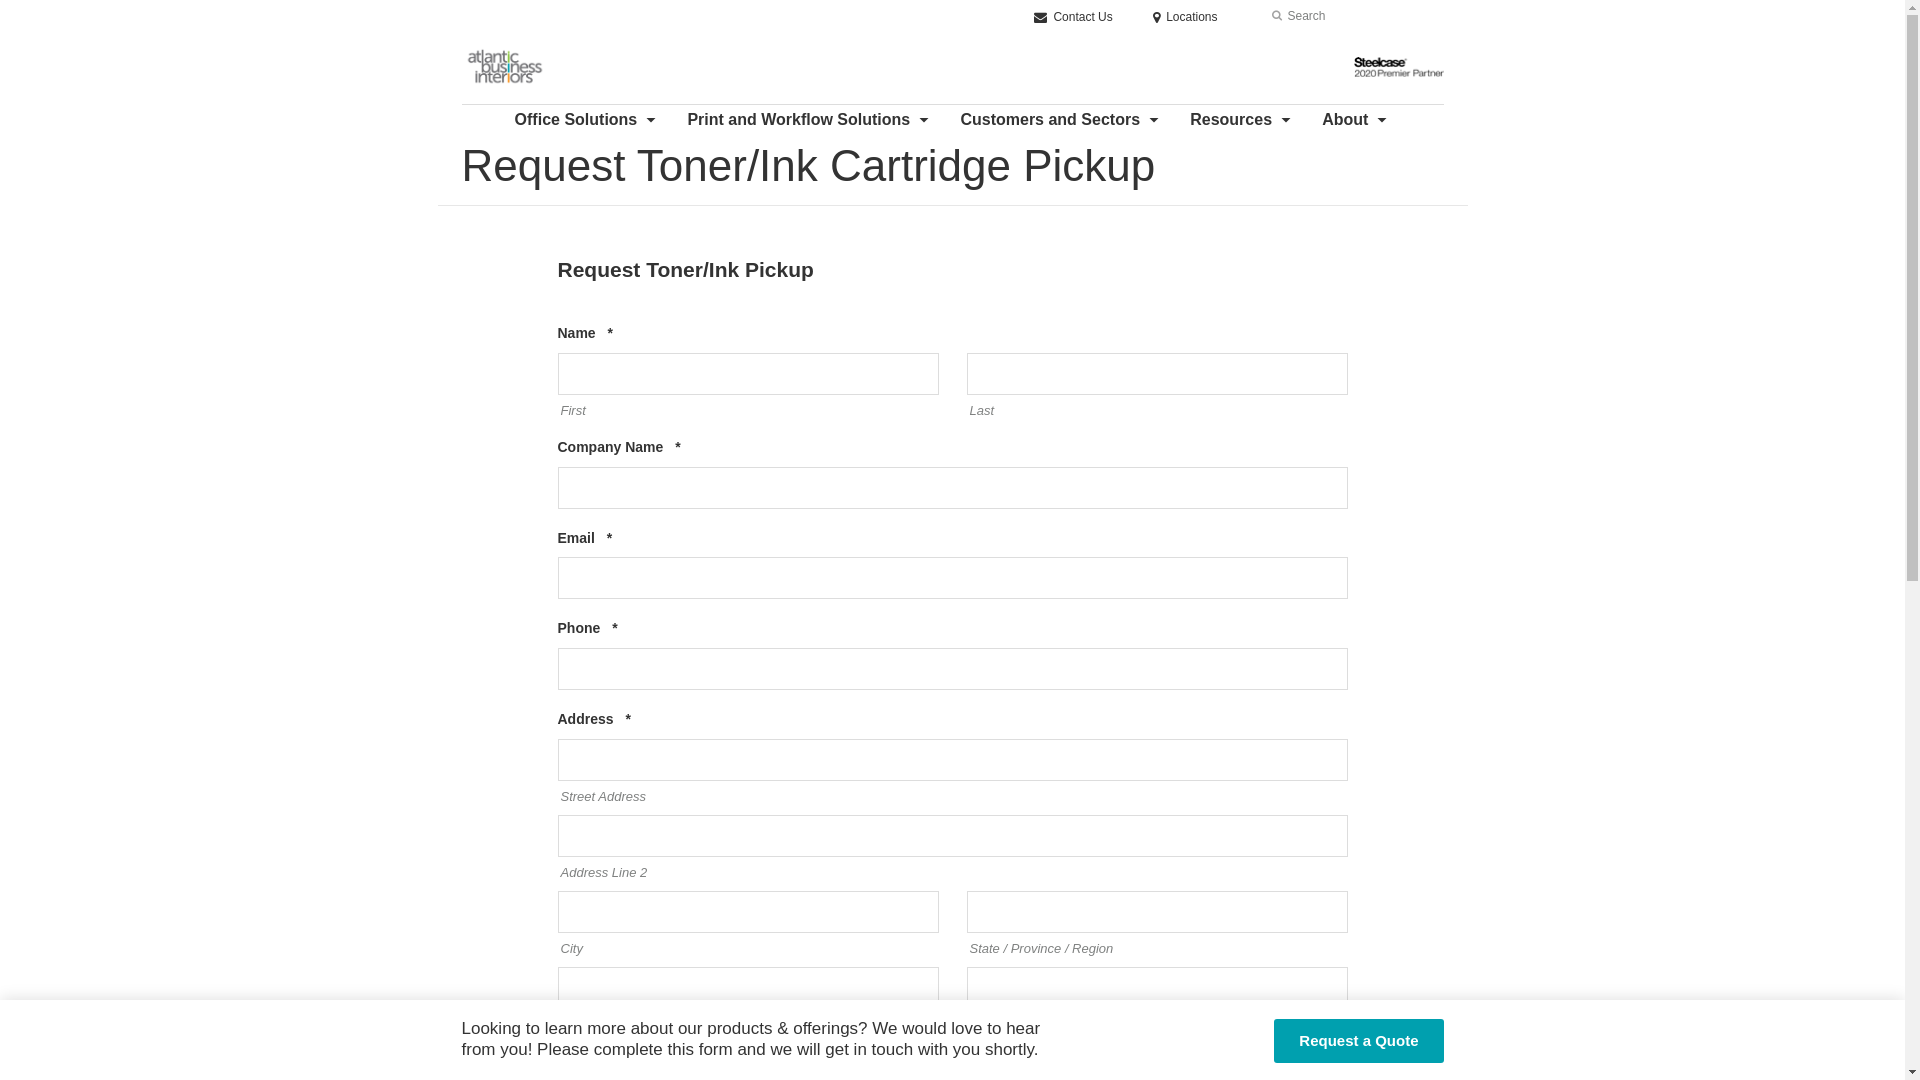 The height and width of the screenshot is (1080, 1920). I want to click on 'Print and Workflow Solutions', so click(809, 119).